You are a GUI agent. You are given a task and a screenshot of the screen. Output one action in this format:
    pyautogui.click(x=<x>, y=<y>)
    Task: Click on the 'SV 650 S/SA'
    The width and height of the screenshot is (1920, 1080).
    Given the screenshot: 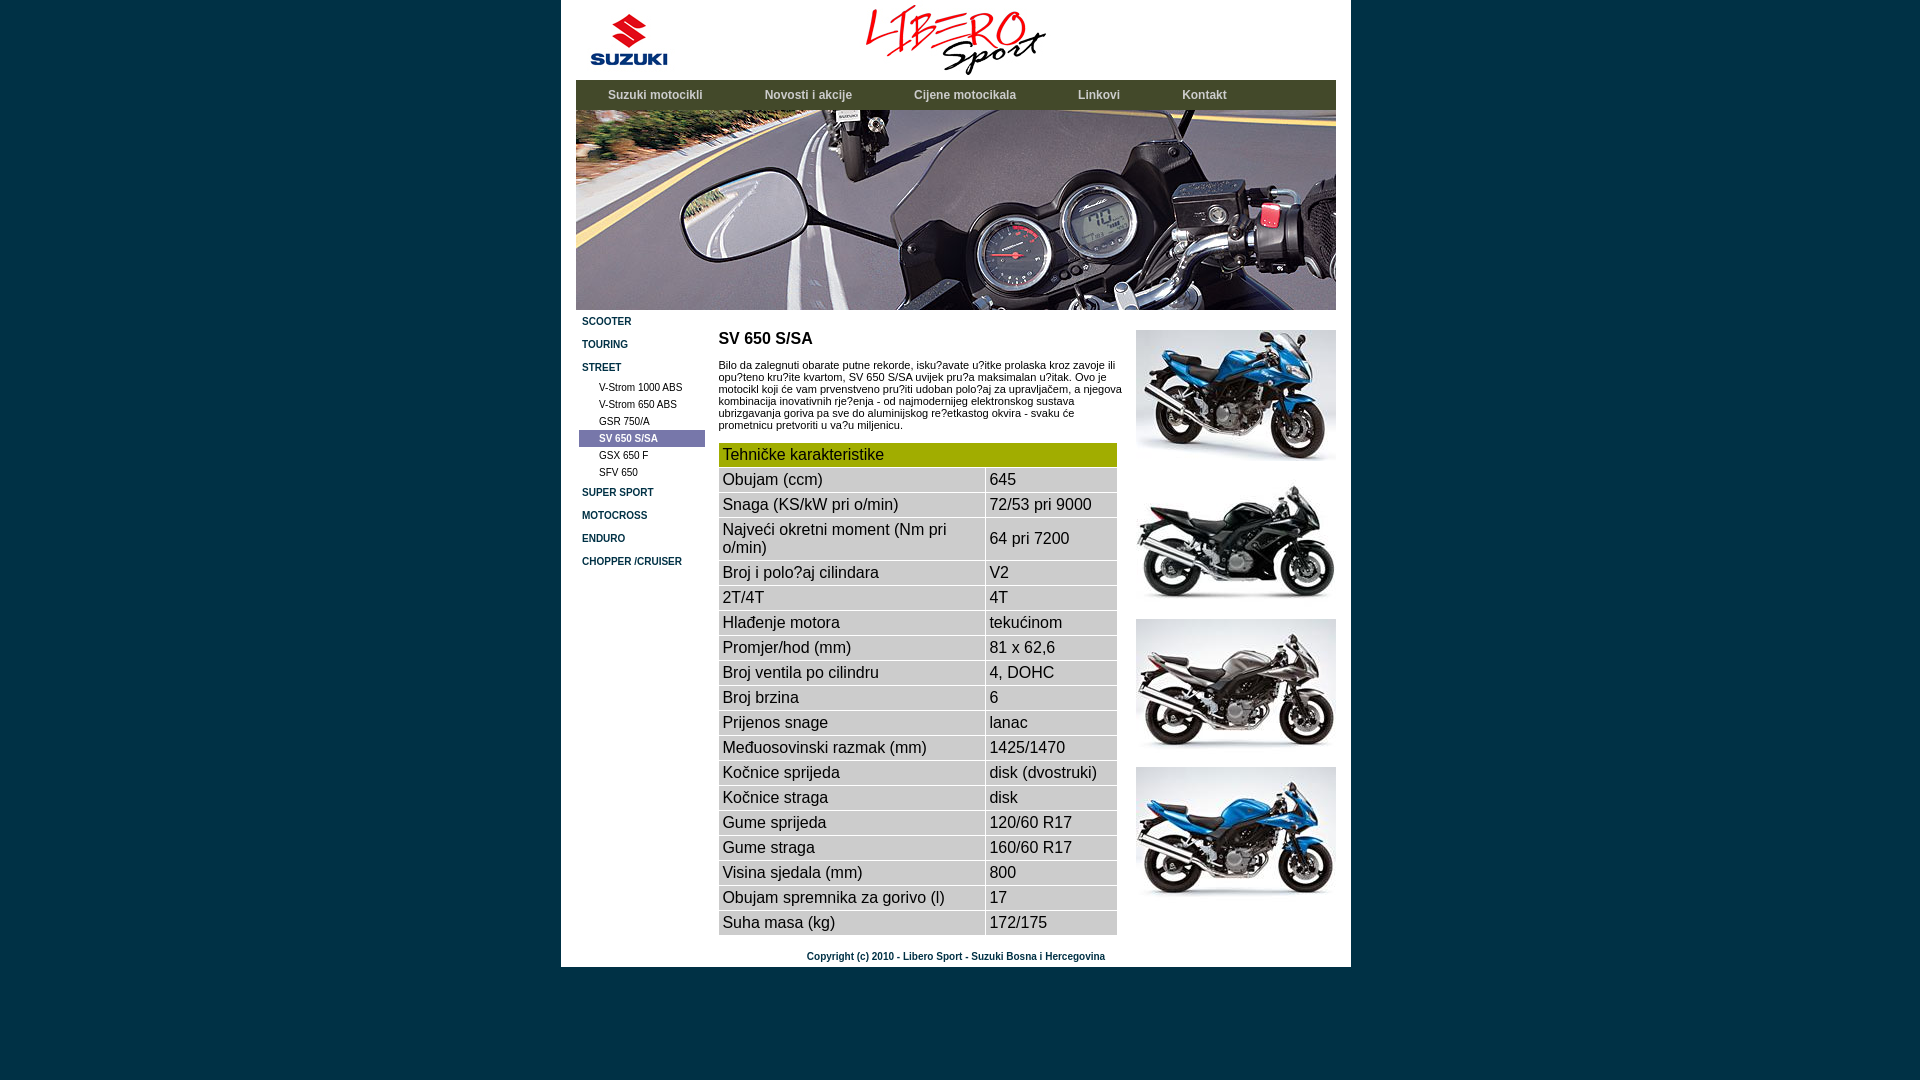 What is the action you would take?
    pyautogui.click(x=578, y=437)
    